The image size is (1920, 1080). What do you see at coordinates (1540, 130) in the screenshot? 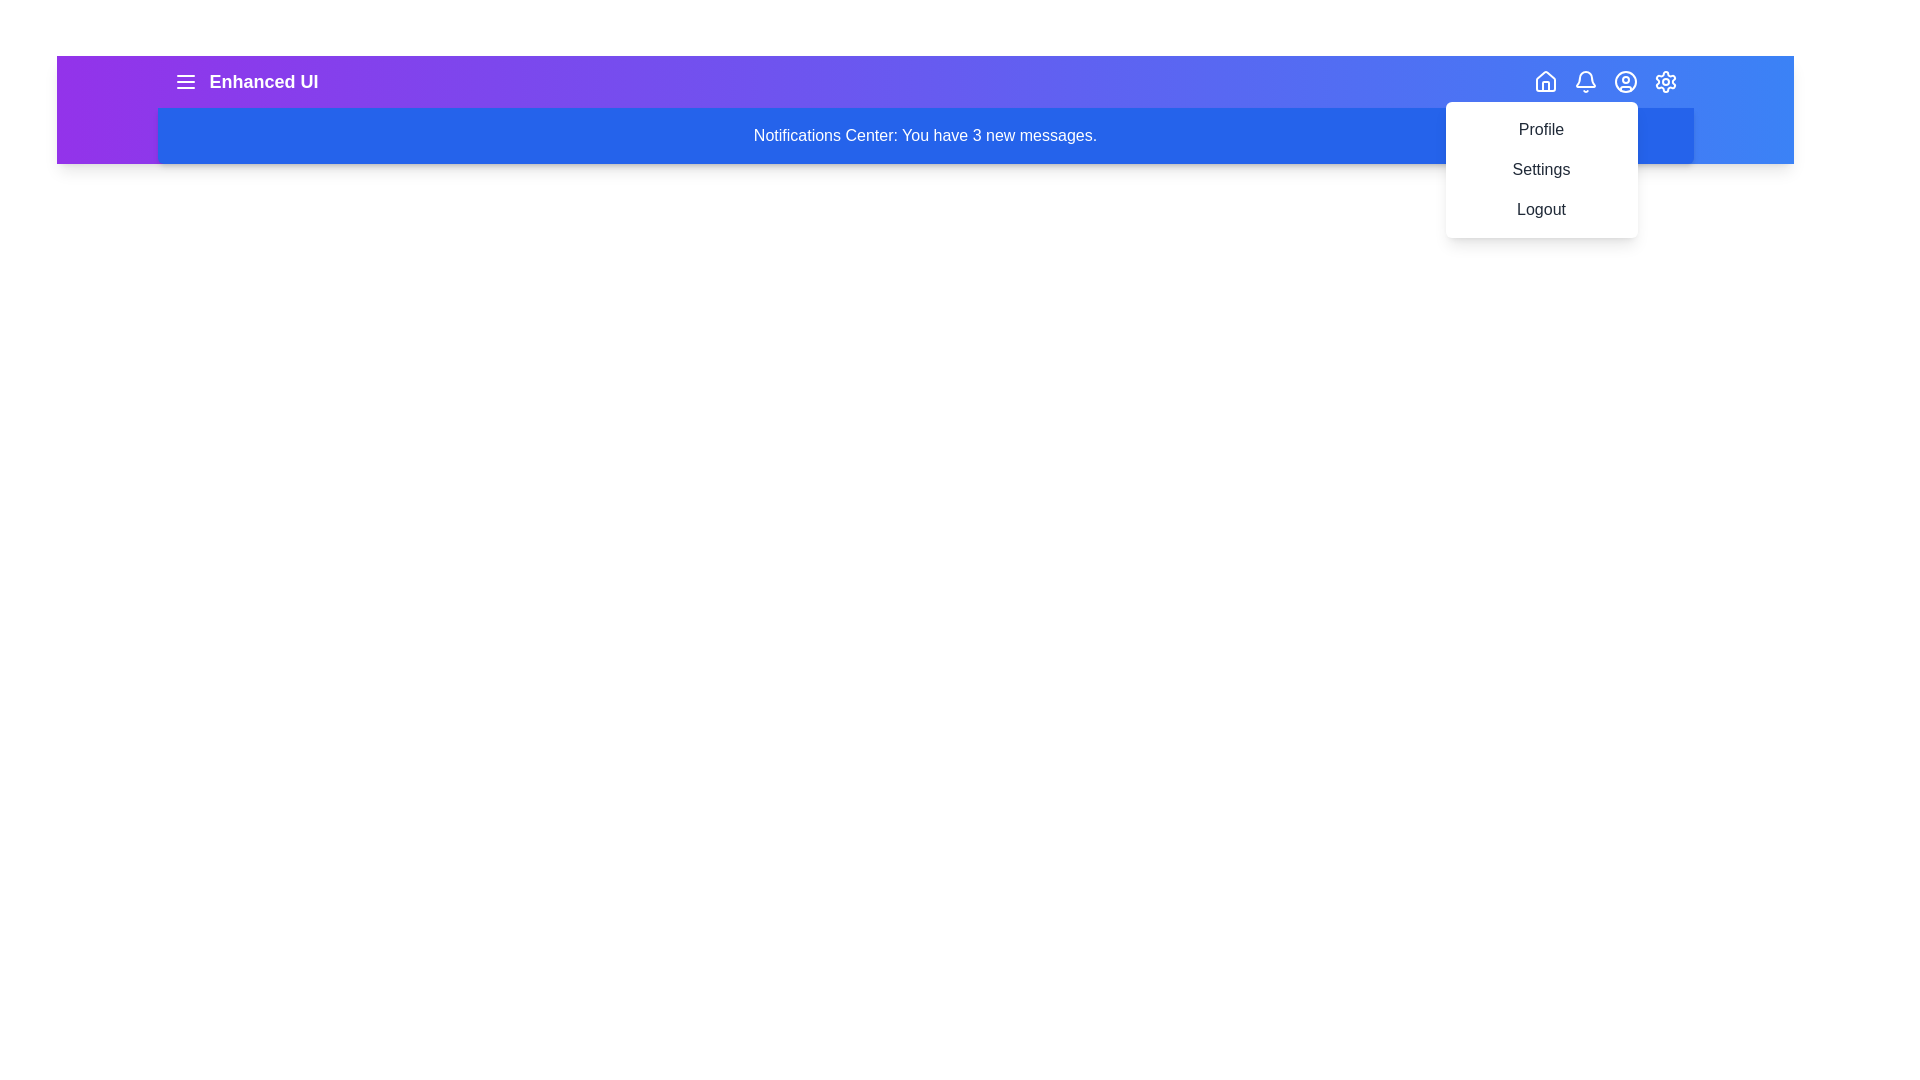
I see `the menu item Profile` at bounding box center [1540, 130].